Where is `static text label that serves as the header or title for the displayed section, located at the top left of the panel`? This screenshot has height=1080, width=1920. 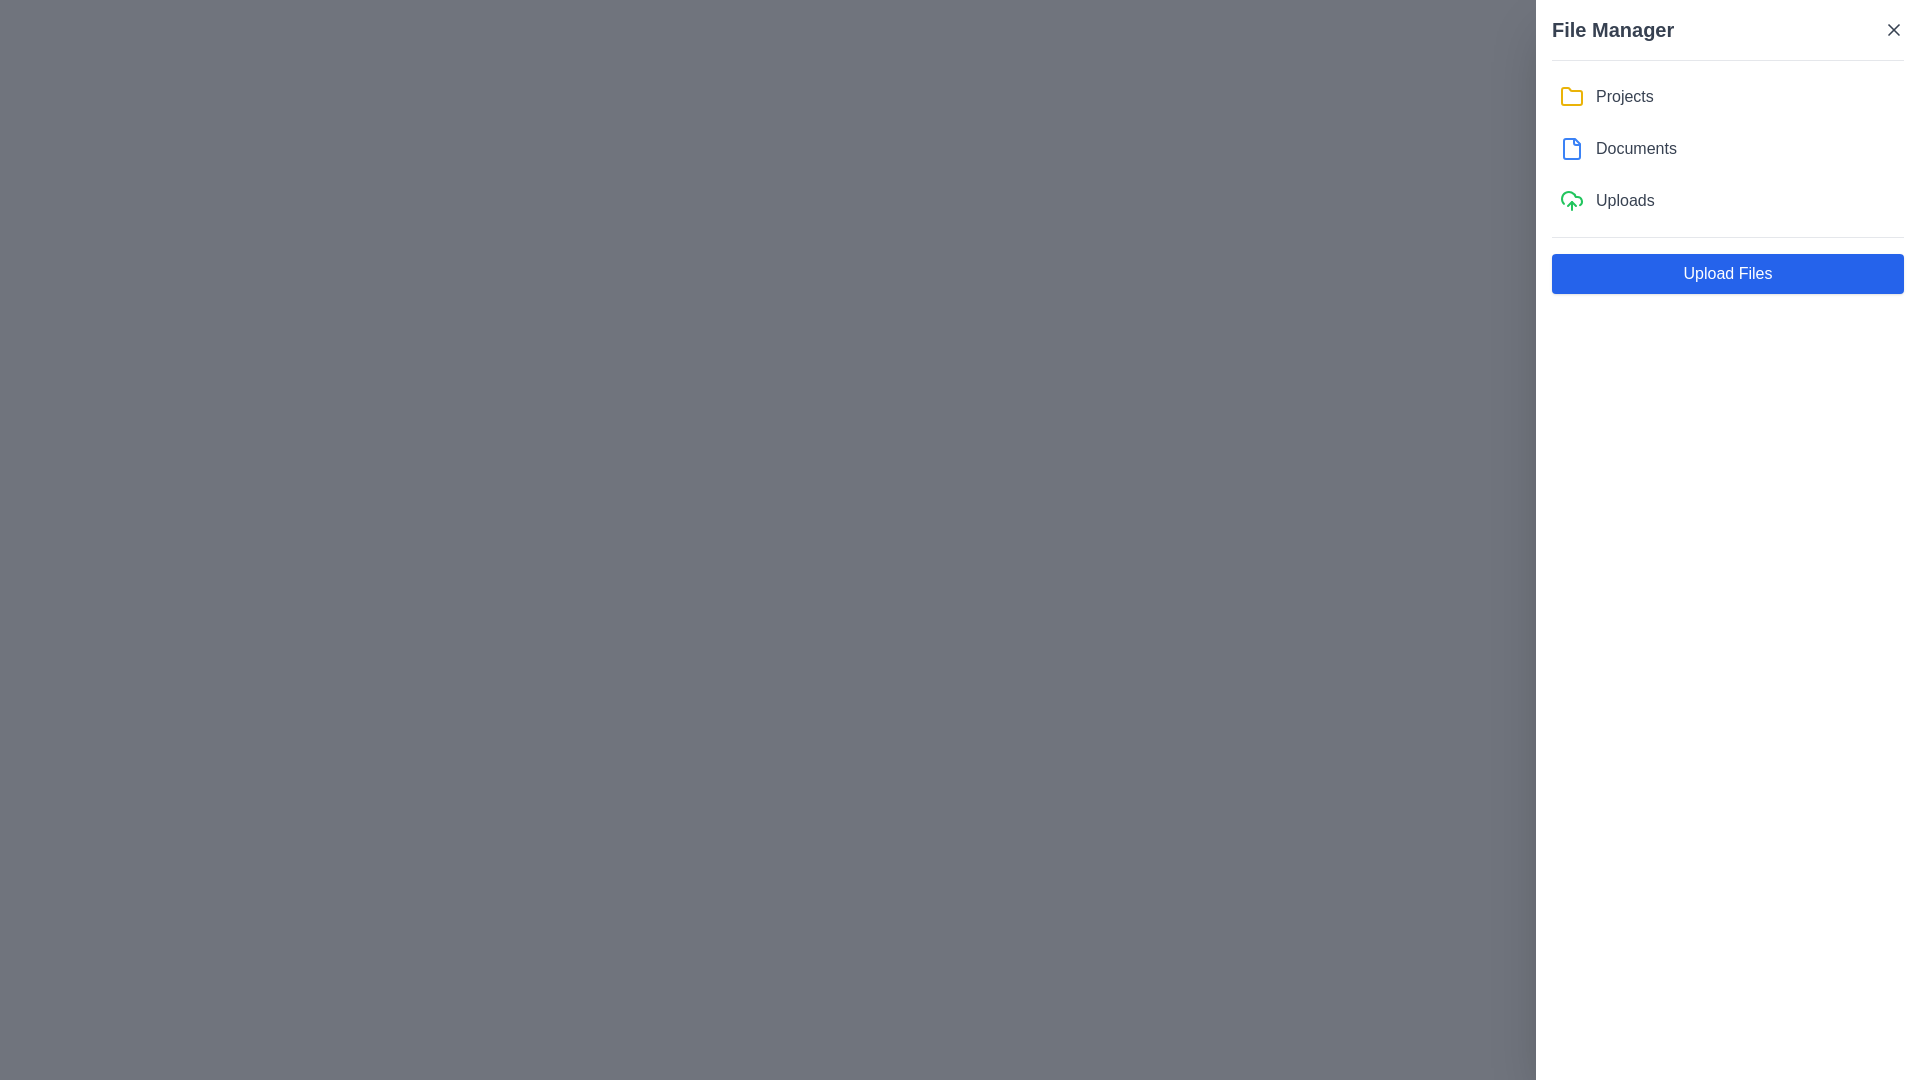
static text label that serves as the header or title for the displayed section, located at the top left of the panel is located at coordinates (1613, 30).